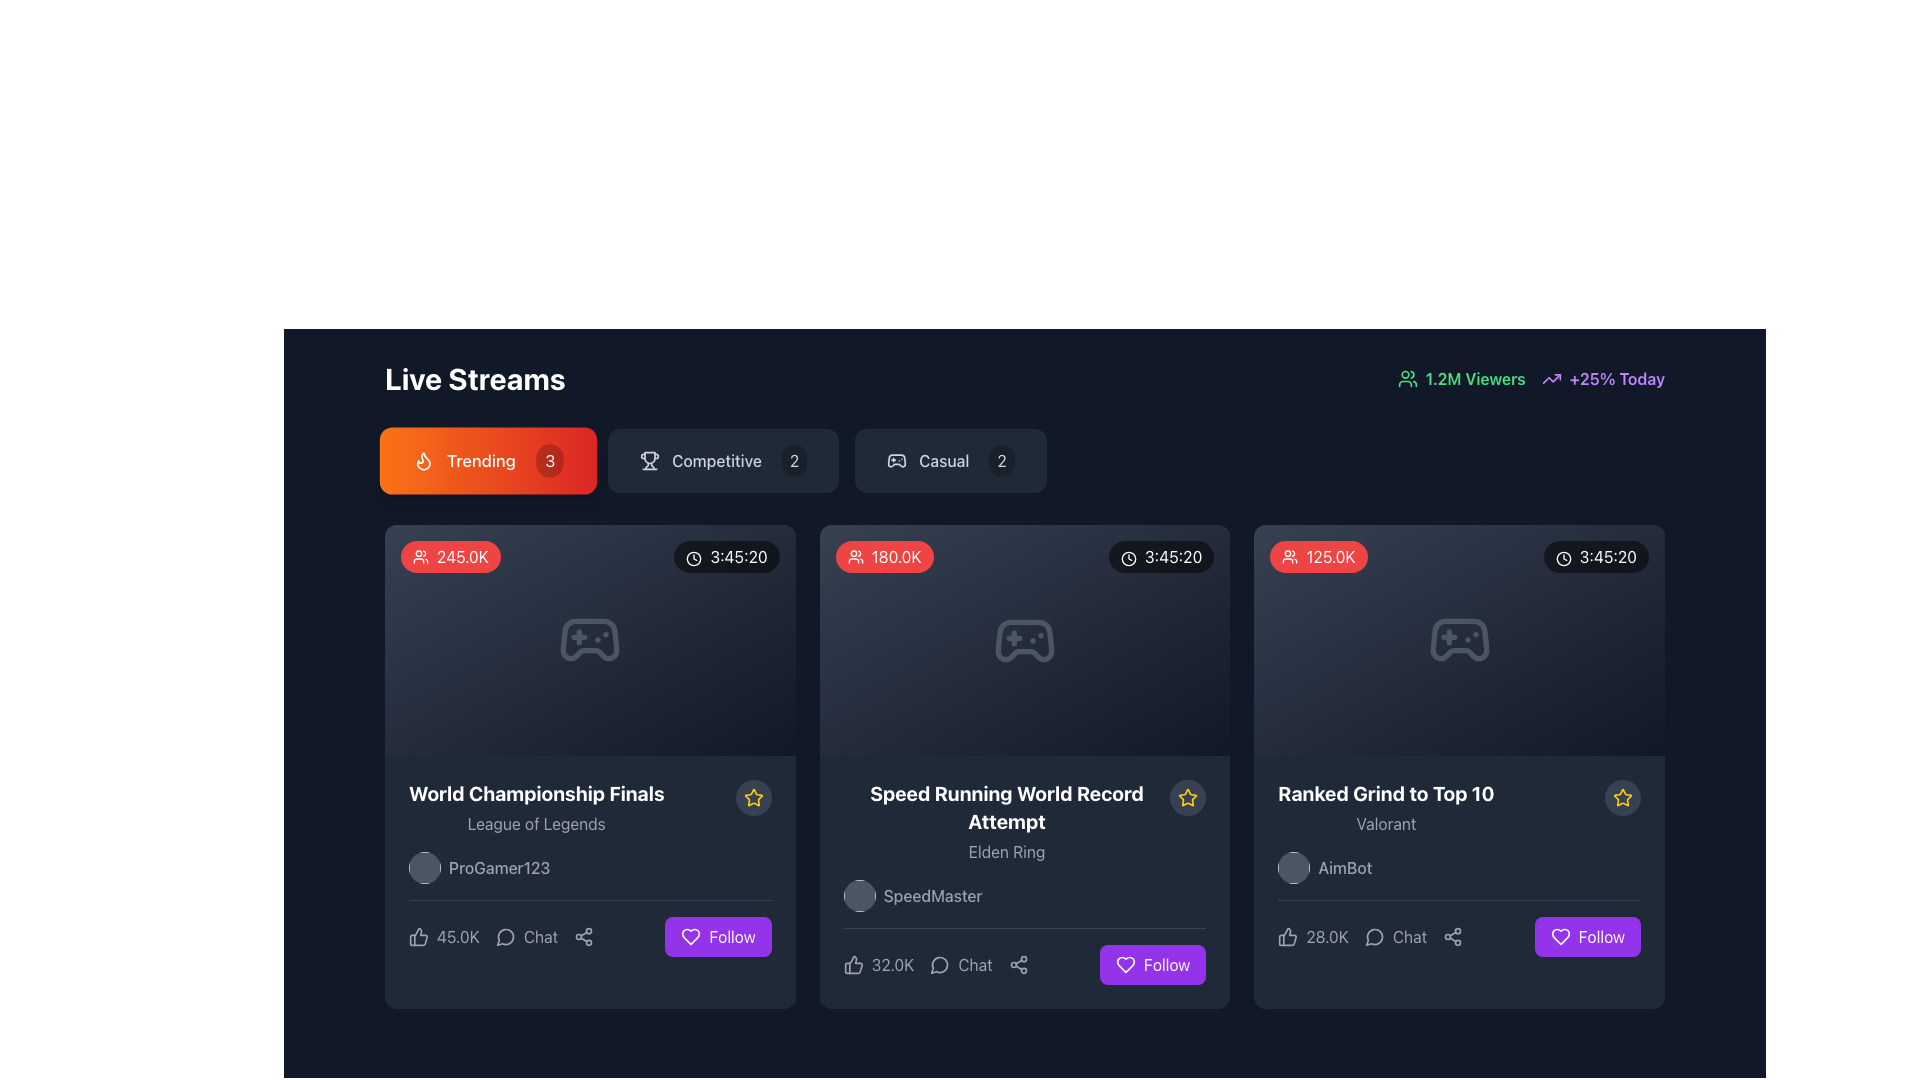 The height and width of the screenshot is (1080, 1920). I want to click on the circular outline SVG graphic component that indicates a clock or timer, located above the time label '3:45:20' in the second card of the middle row, so click(1128, 558).